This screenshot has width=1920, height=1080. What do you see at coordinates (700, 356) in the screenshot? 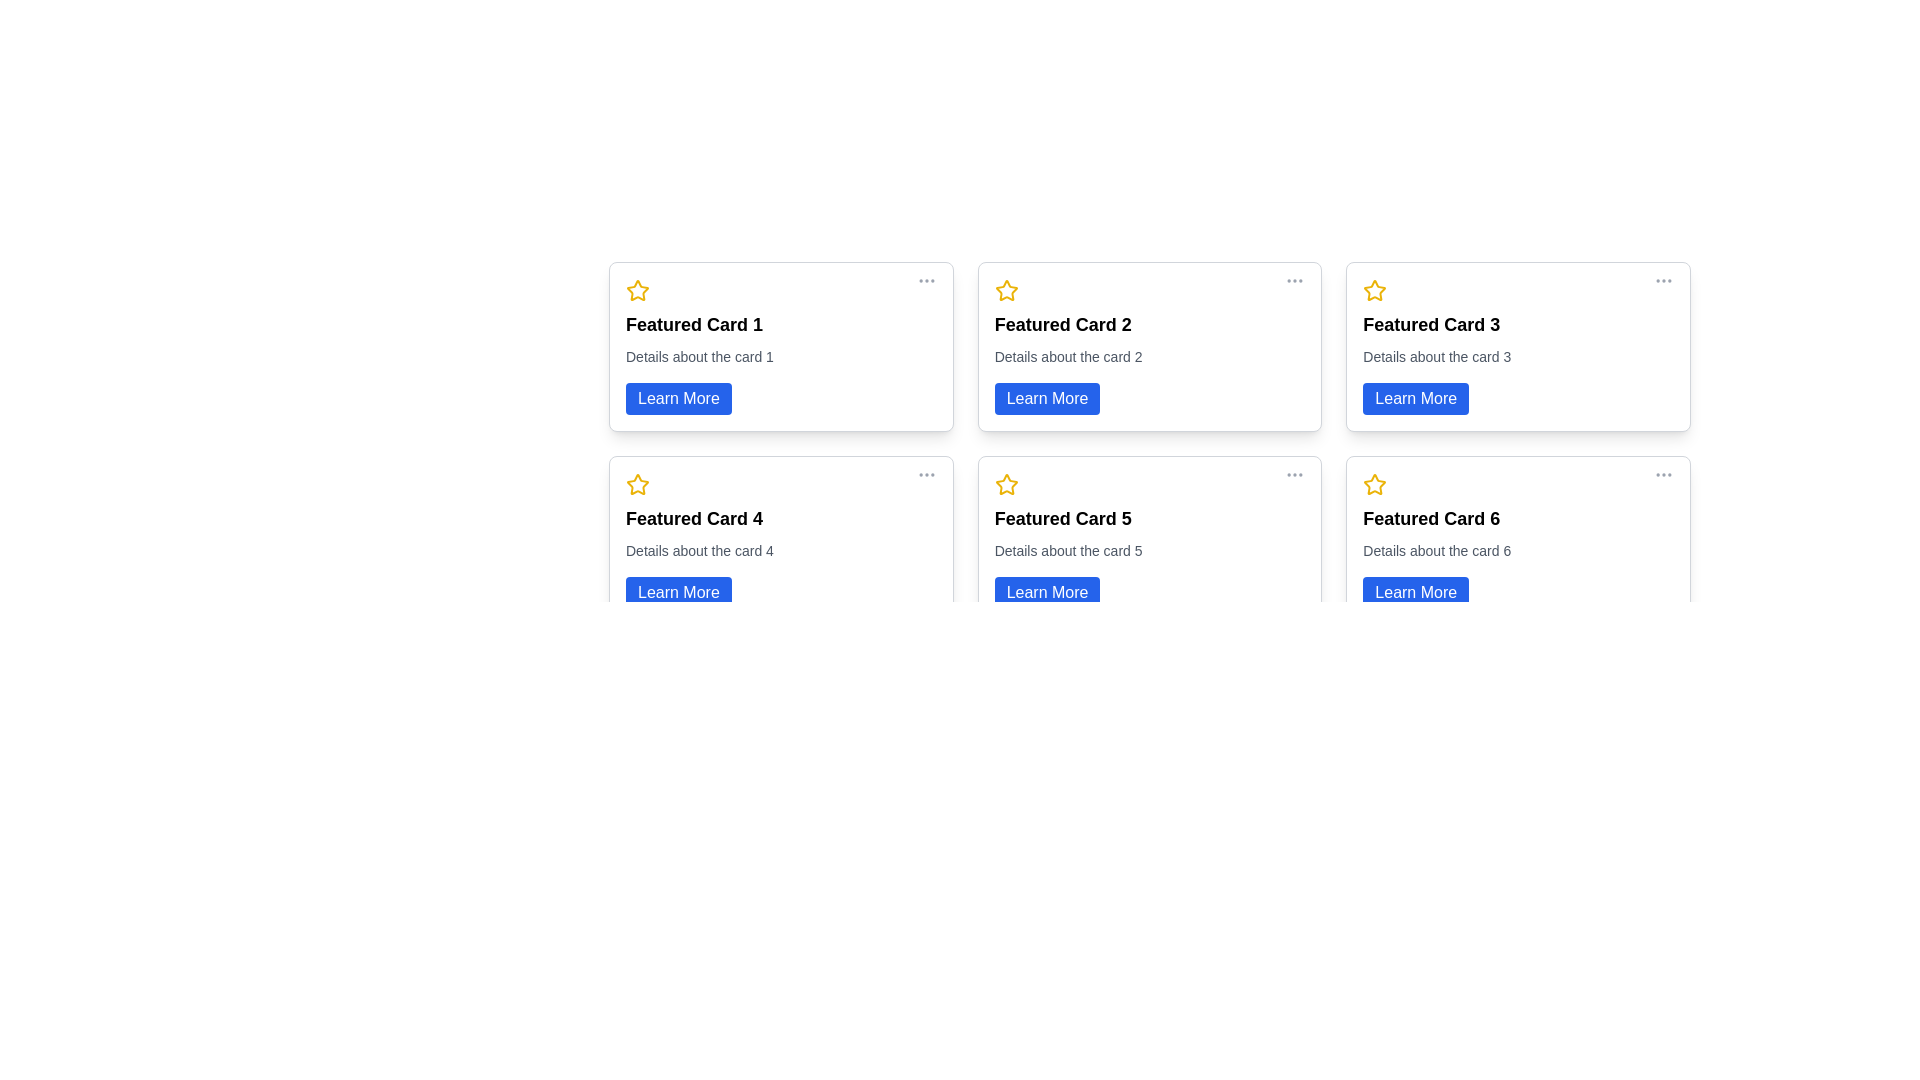
I see `the static text element located within the first card in the grid layout, positioned below the header text 'Featured Card 1' and above the button labeled 'Learn More'` at bounding box center [700, 356].